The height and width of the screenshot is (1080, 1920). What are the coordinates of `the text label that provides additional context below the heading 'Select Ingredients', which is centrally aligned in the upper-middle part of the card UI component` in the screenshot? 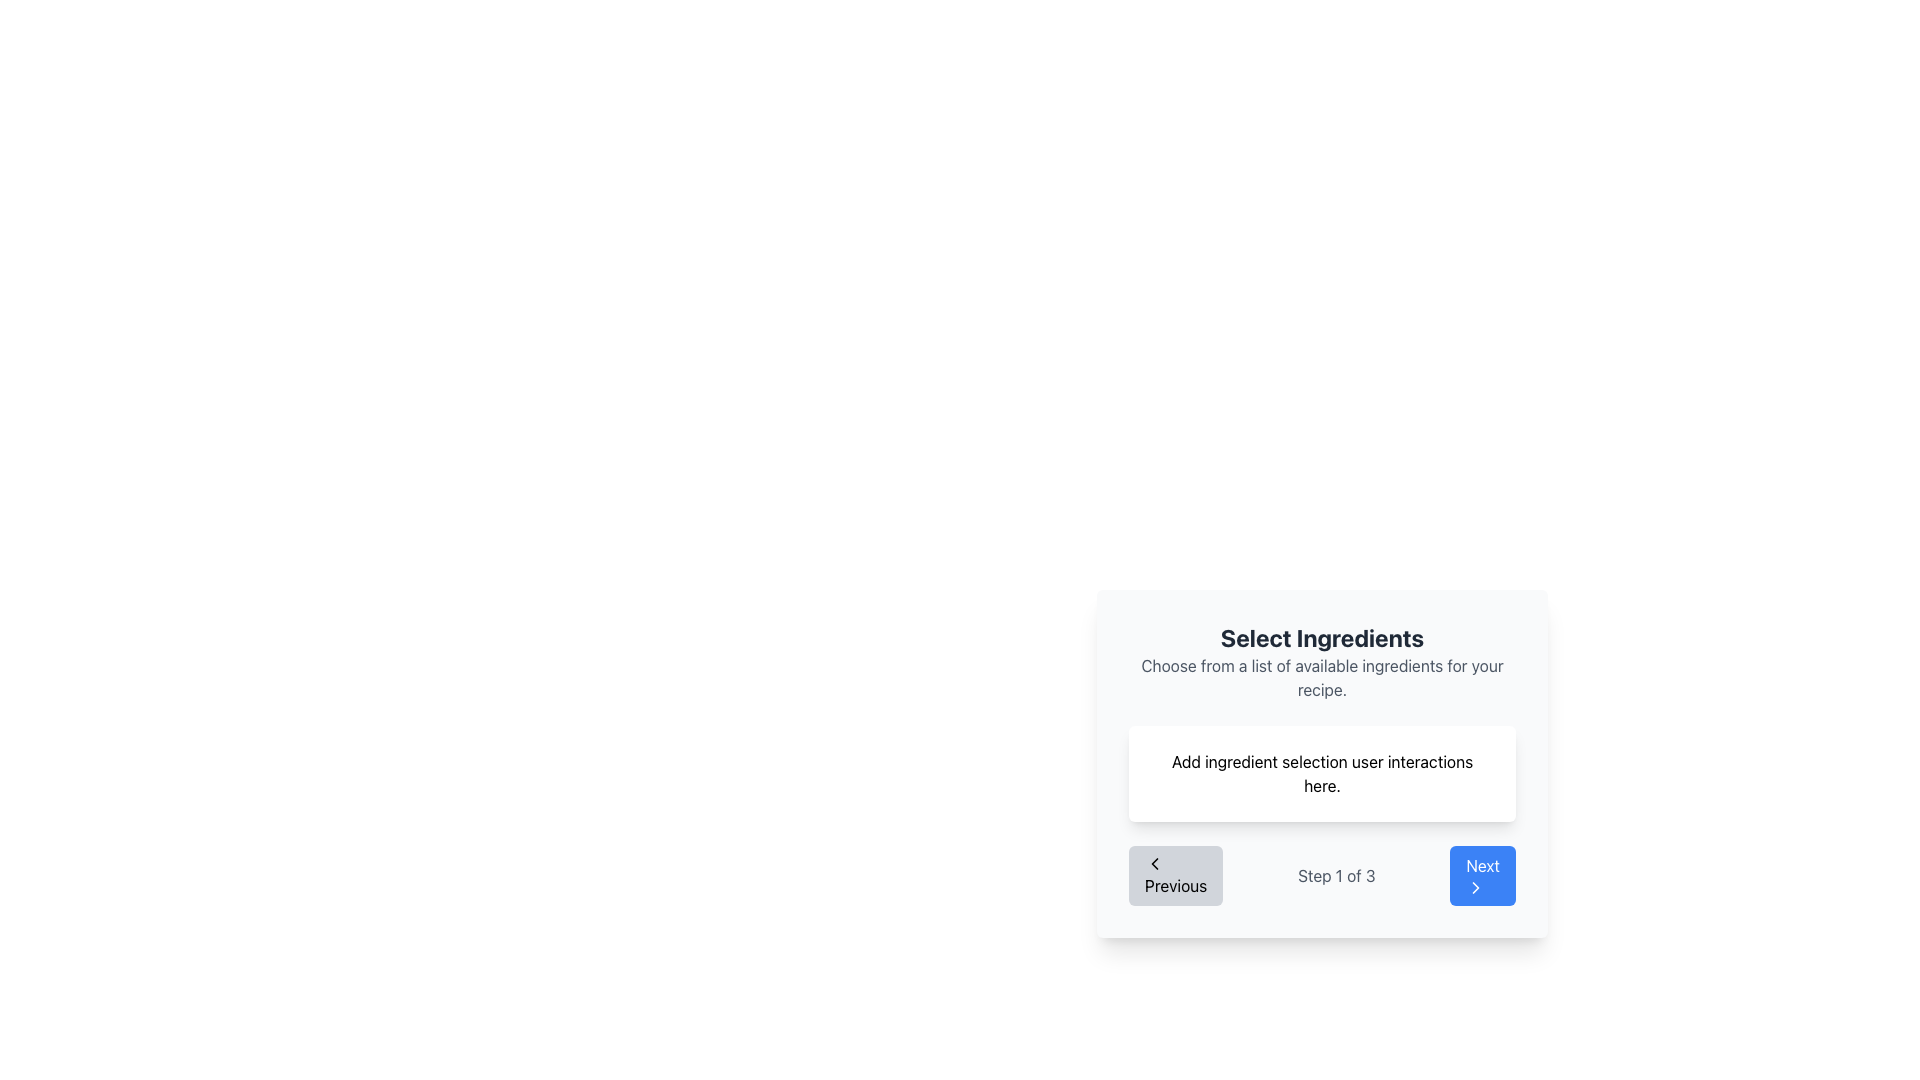 It's located at (1322, 677).